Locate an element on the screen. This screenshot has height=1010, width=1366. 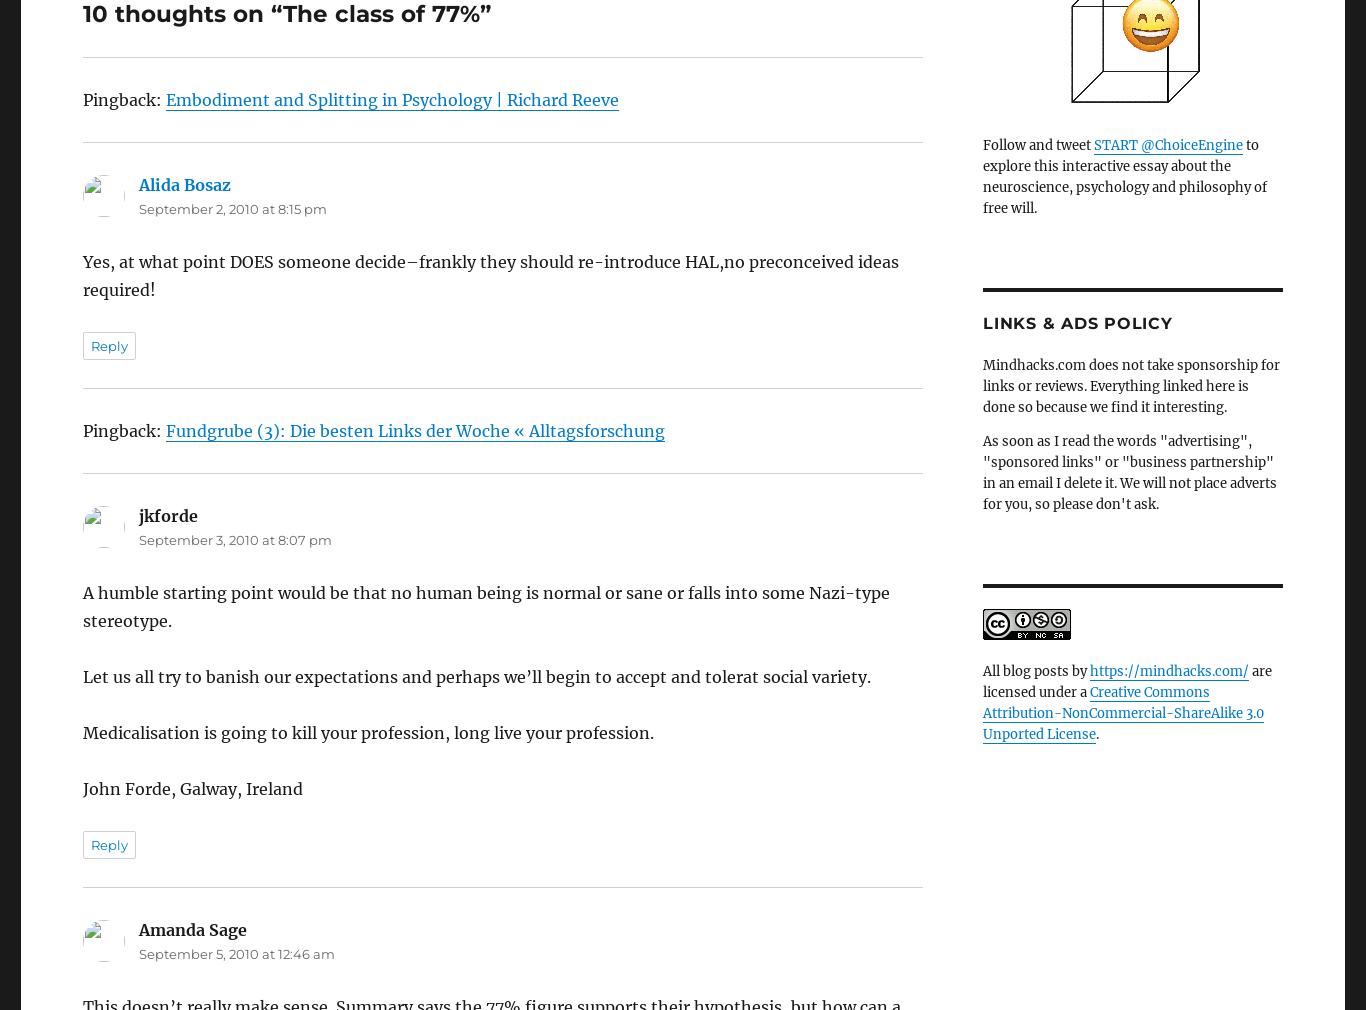
'As soon as I read the words "advertising", "sponsored links" or "business partnership" in an email I delete it. We will not place adverts for you, so please don't ask.' is located at coordinates (1128, 472).